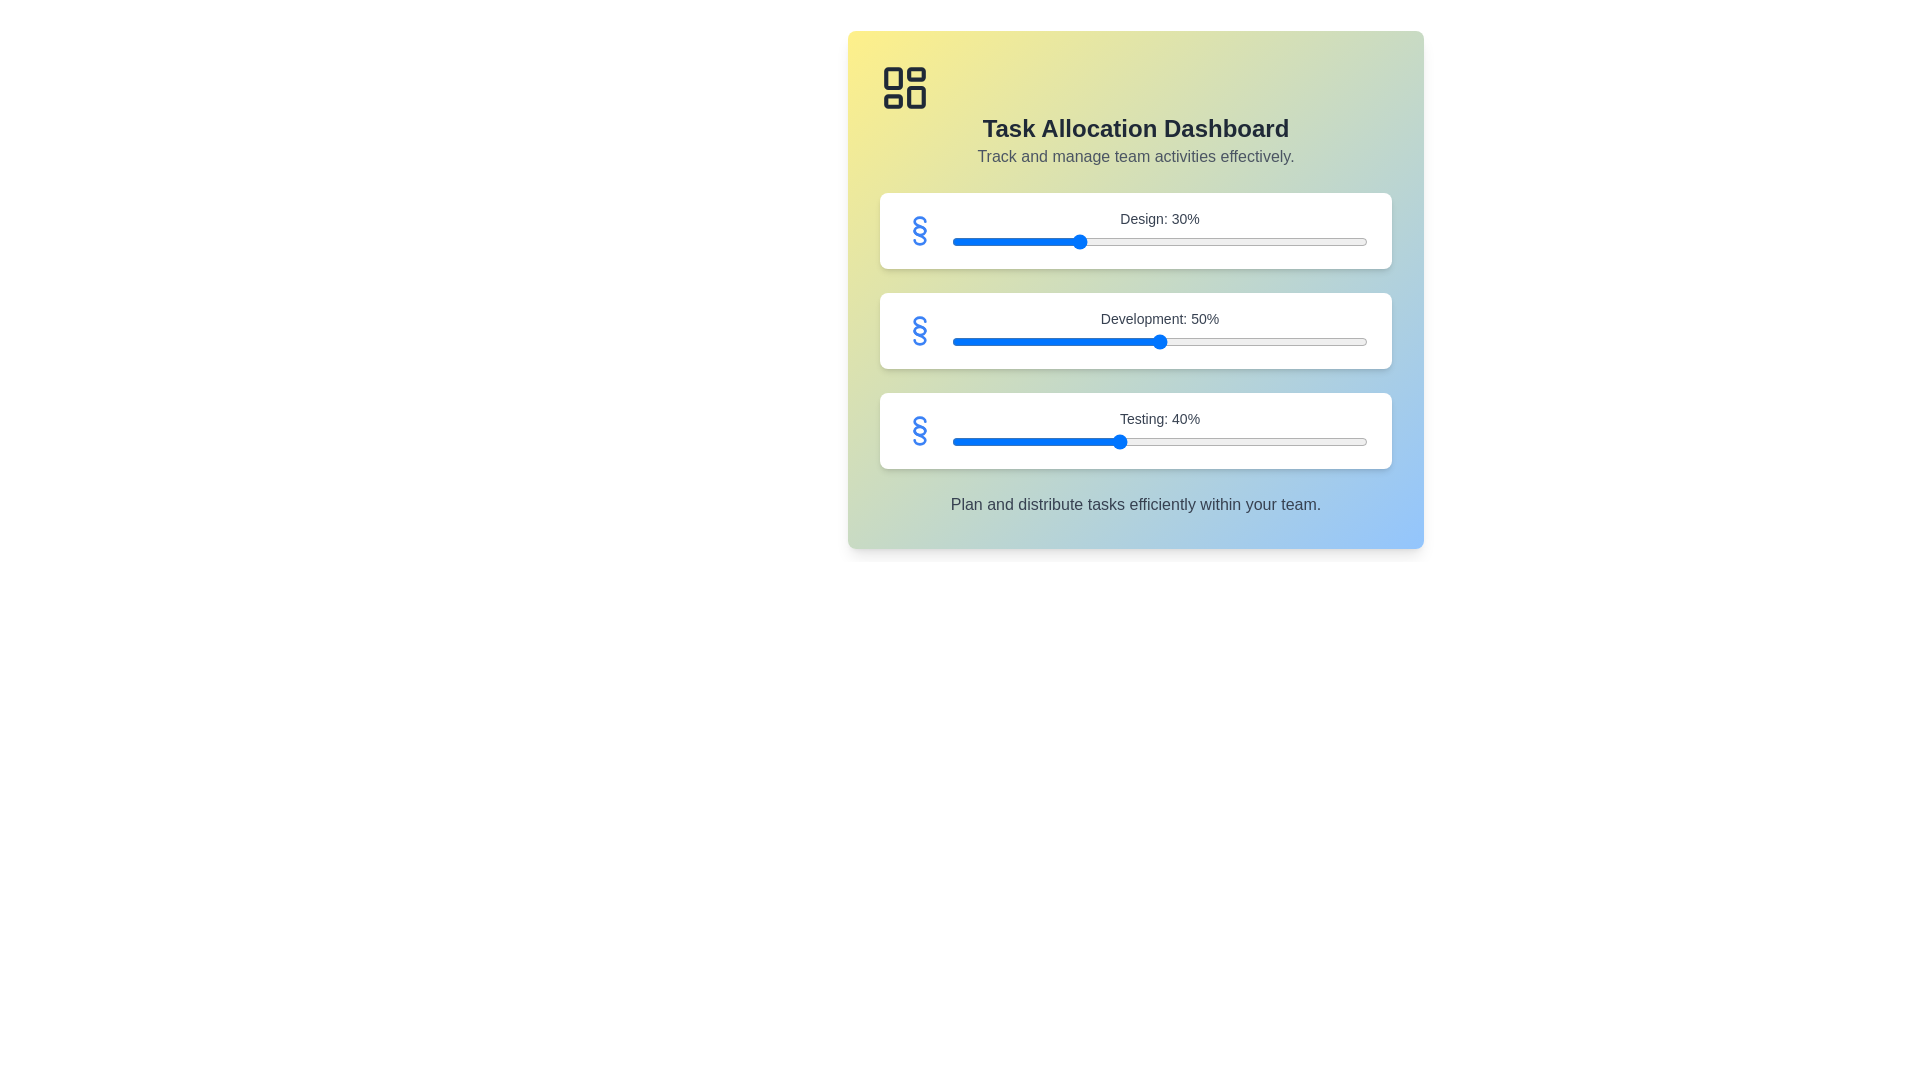 This screenshot has height=1080, width=1920. What do you see at coordinates (1322, 441) in the screenshot?
I see `the 'Testing' slider to 89%` at bounding box center [1322, 441].